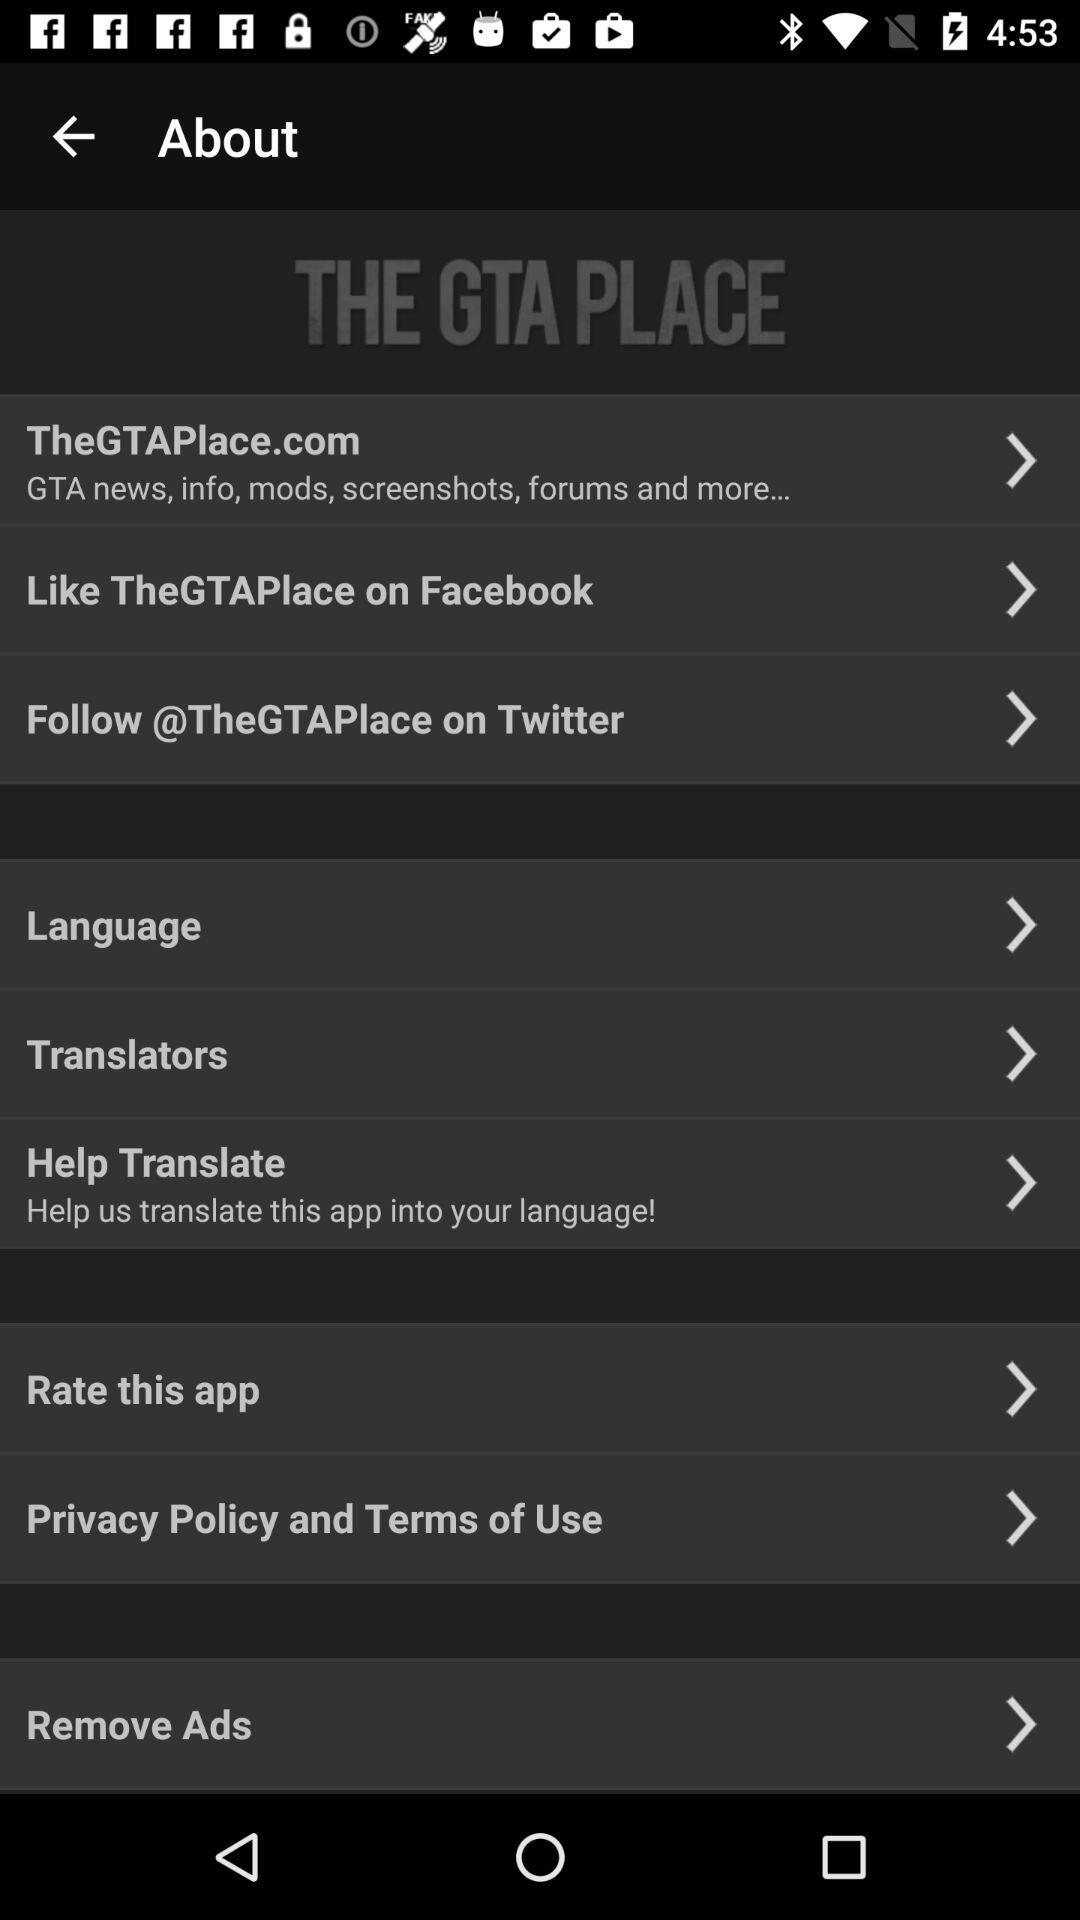 This screenshot has width=1080, height=1920. I want to click on the gta news info, so click(407, 487).